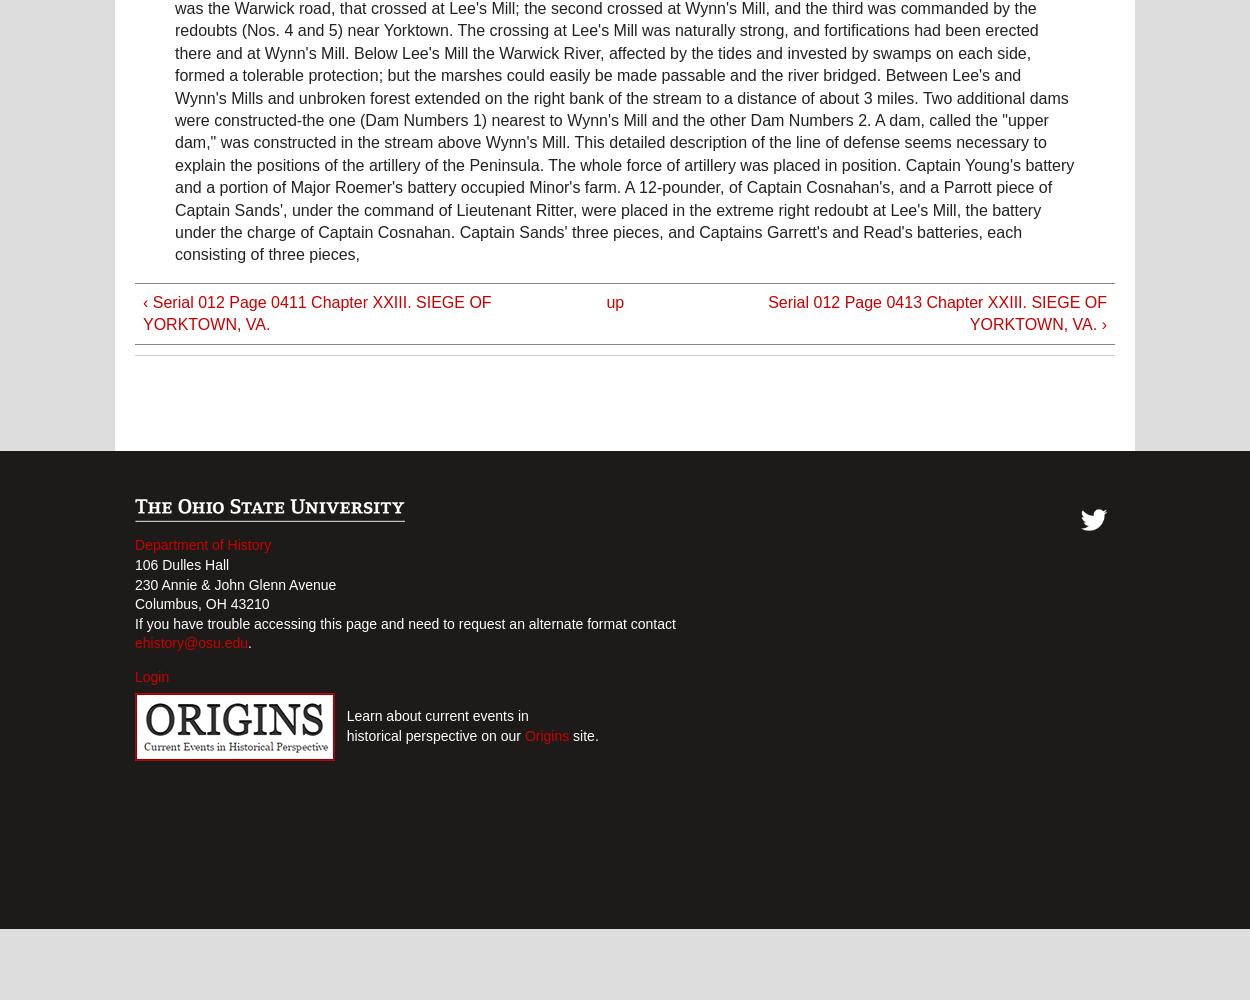 Image resolution: width=1250 pixels, height=1000 pixels. What do you see at coordinates (152, 677) in the screenshot?
I see `'Login'` at bounding box center [152, 677].